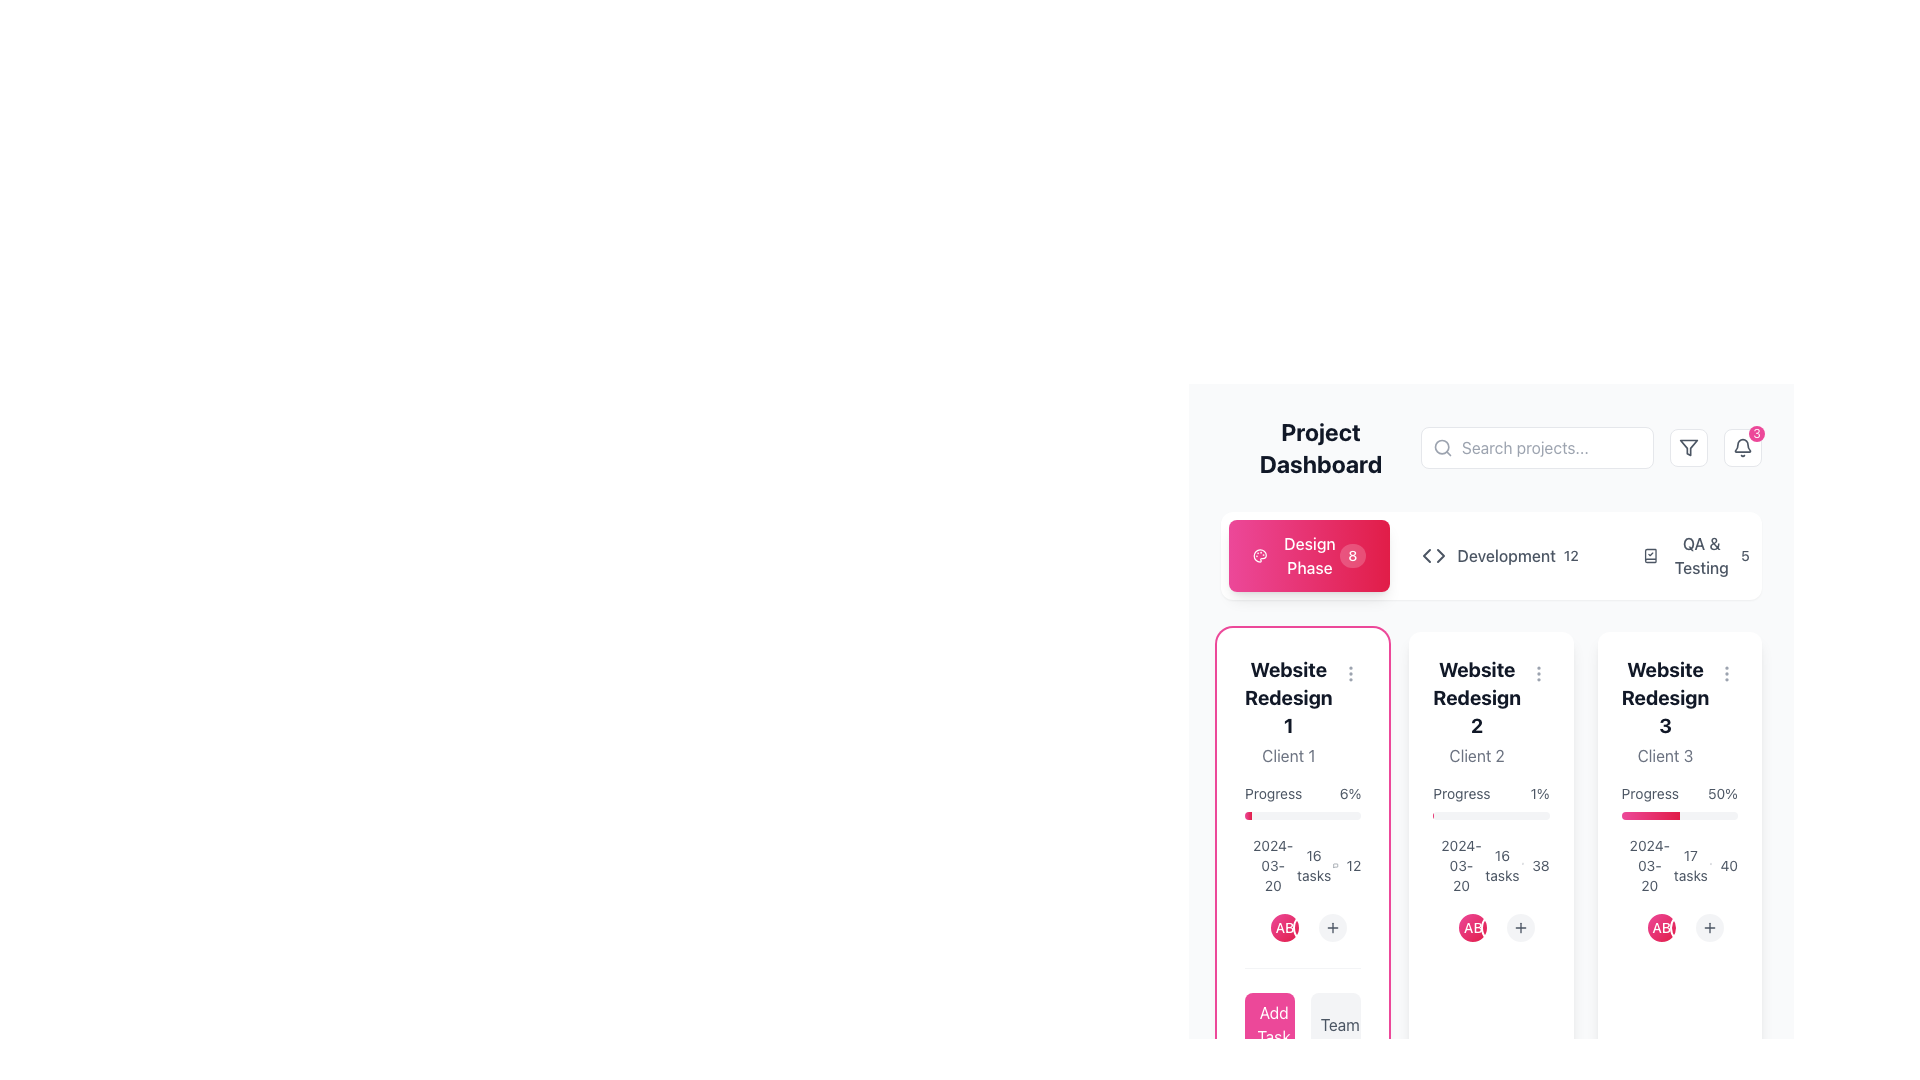 The width and height of the screenshot is (1920, 1080). I want to click on the 'Design Phase' button, which is a rounded rectangular button with a gradient background and contains a palette icon, the text 'Design Phase', and a circular label with the number '8', so click(1309, 555).